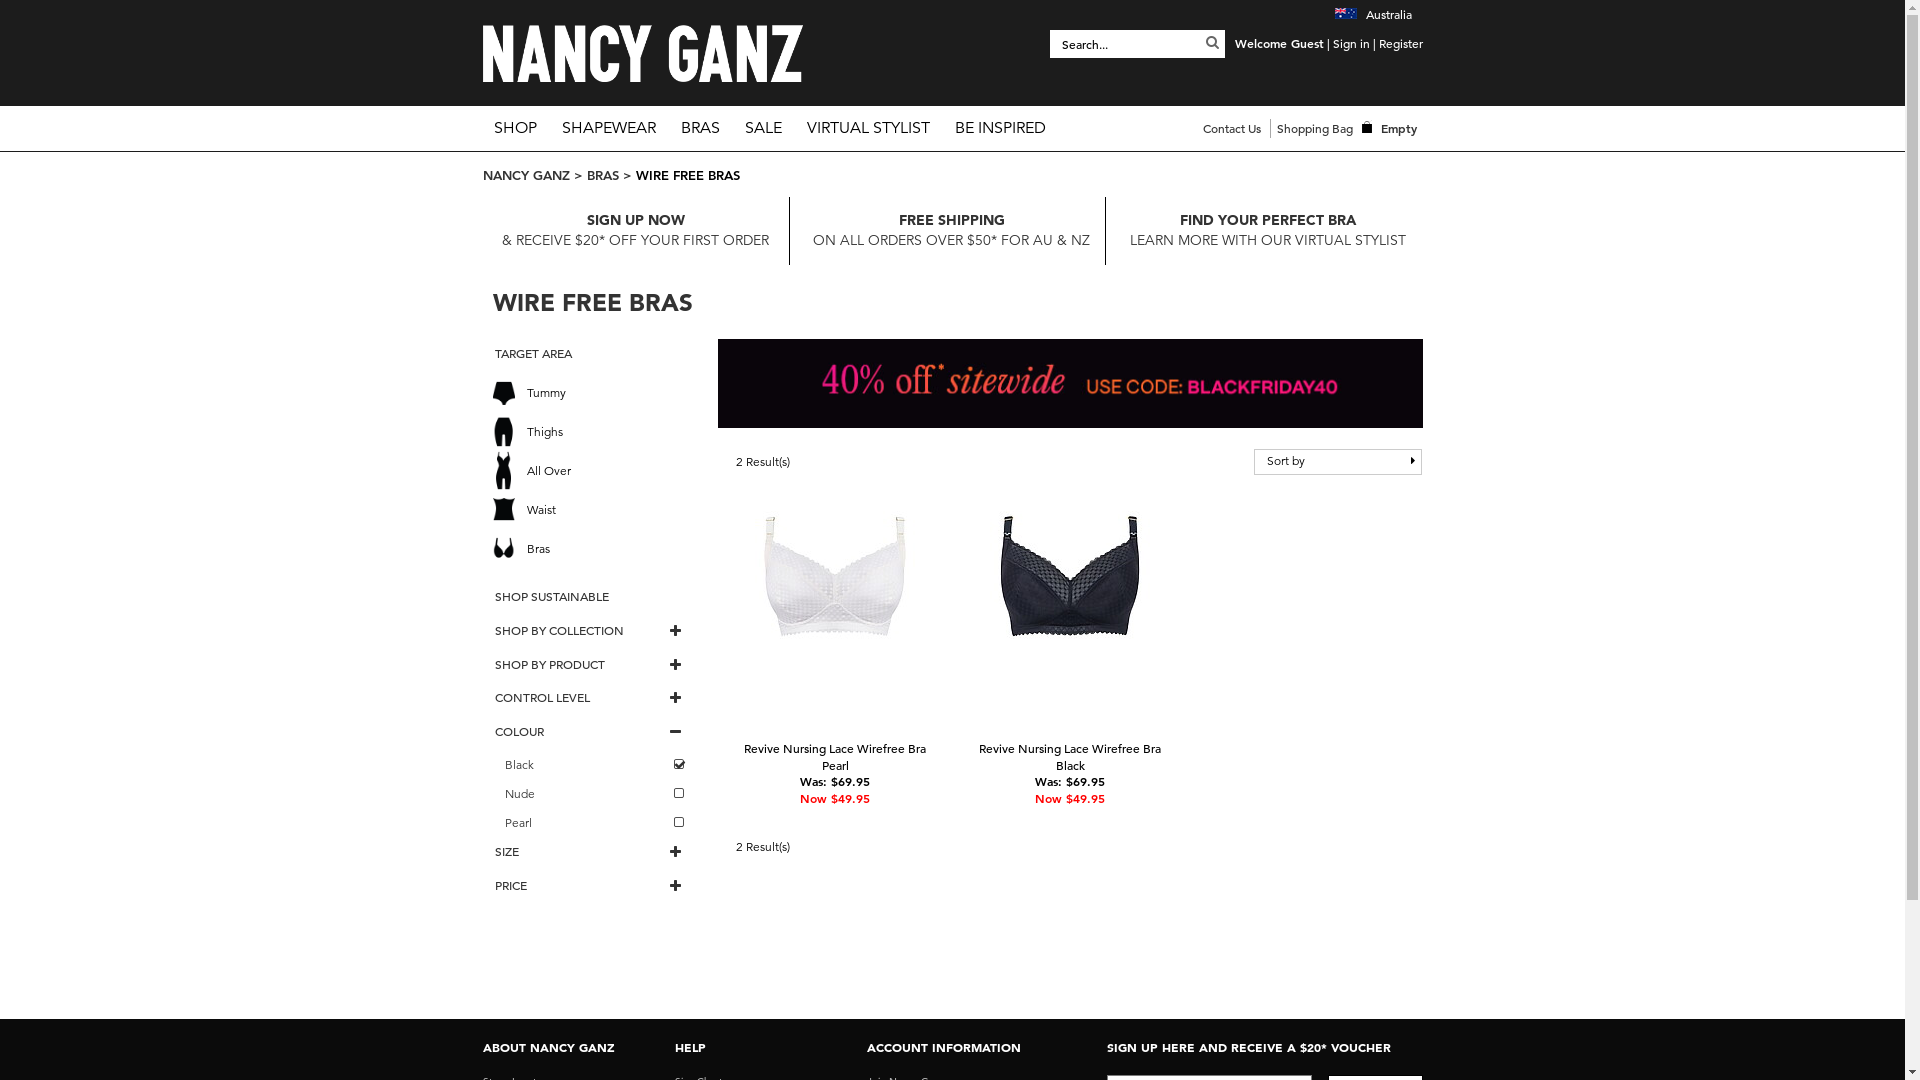 The width and height of the screenshot is (1920, 1080). What do you see at coordinates (835, 756) in the screenshot?
I see `'Revive Nursing Lace Wirefree Bra` at bounding box center [835, 756].